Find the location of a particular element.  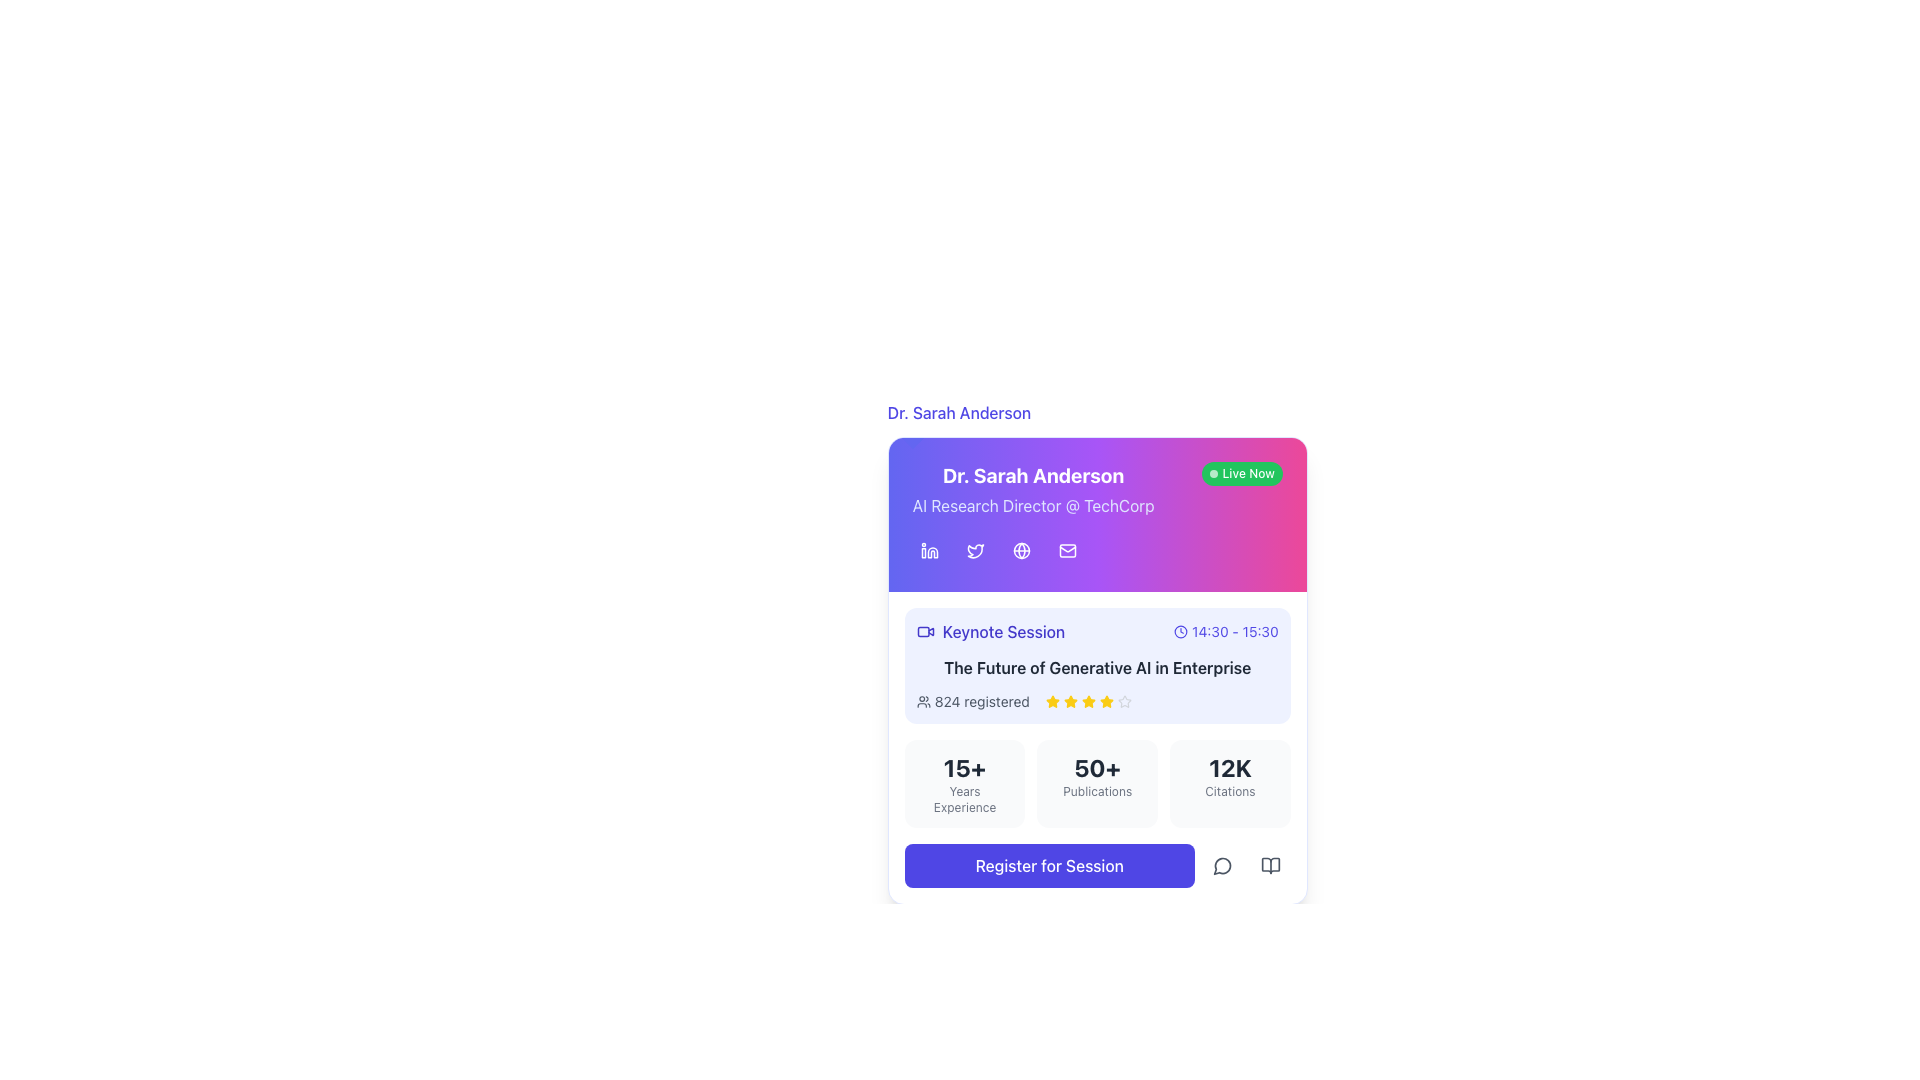

the rectangular button labeled 'Register for Session' with a blue background to trigger the hover effect is located at coordinates (1096, 865).